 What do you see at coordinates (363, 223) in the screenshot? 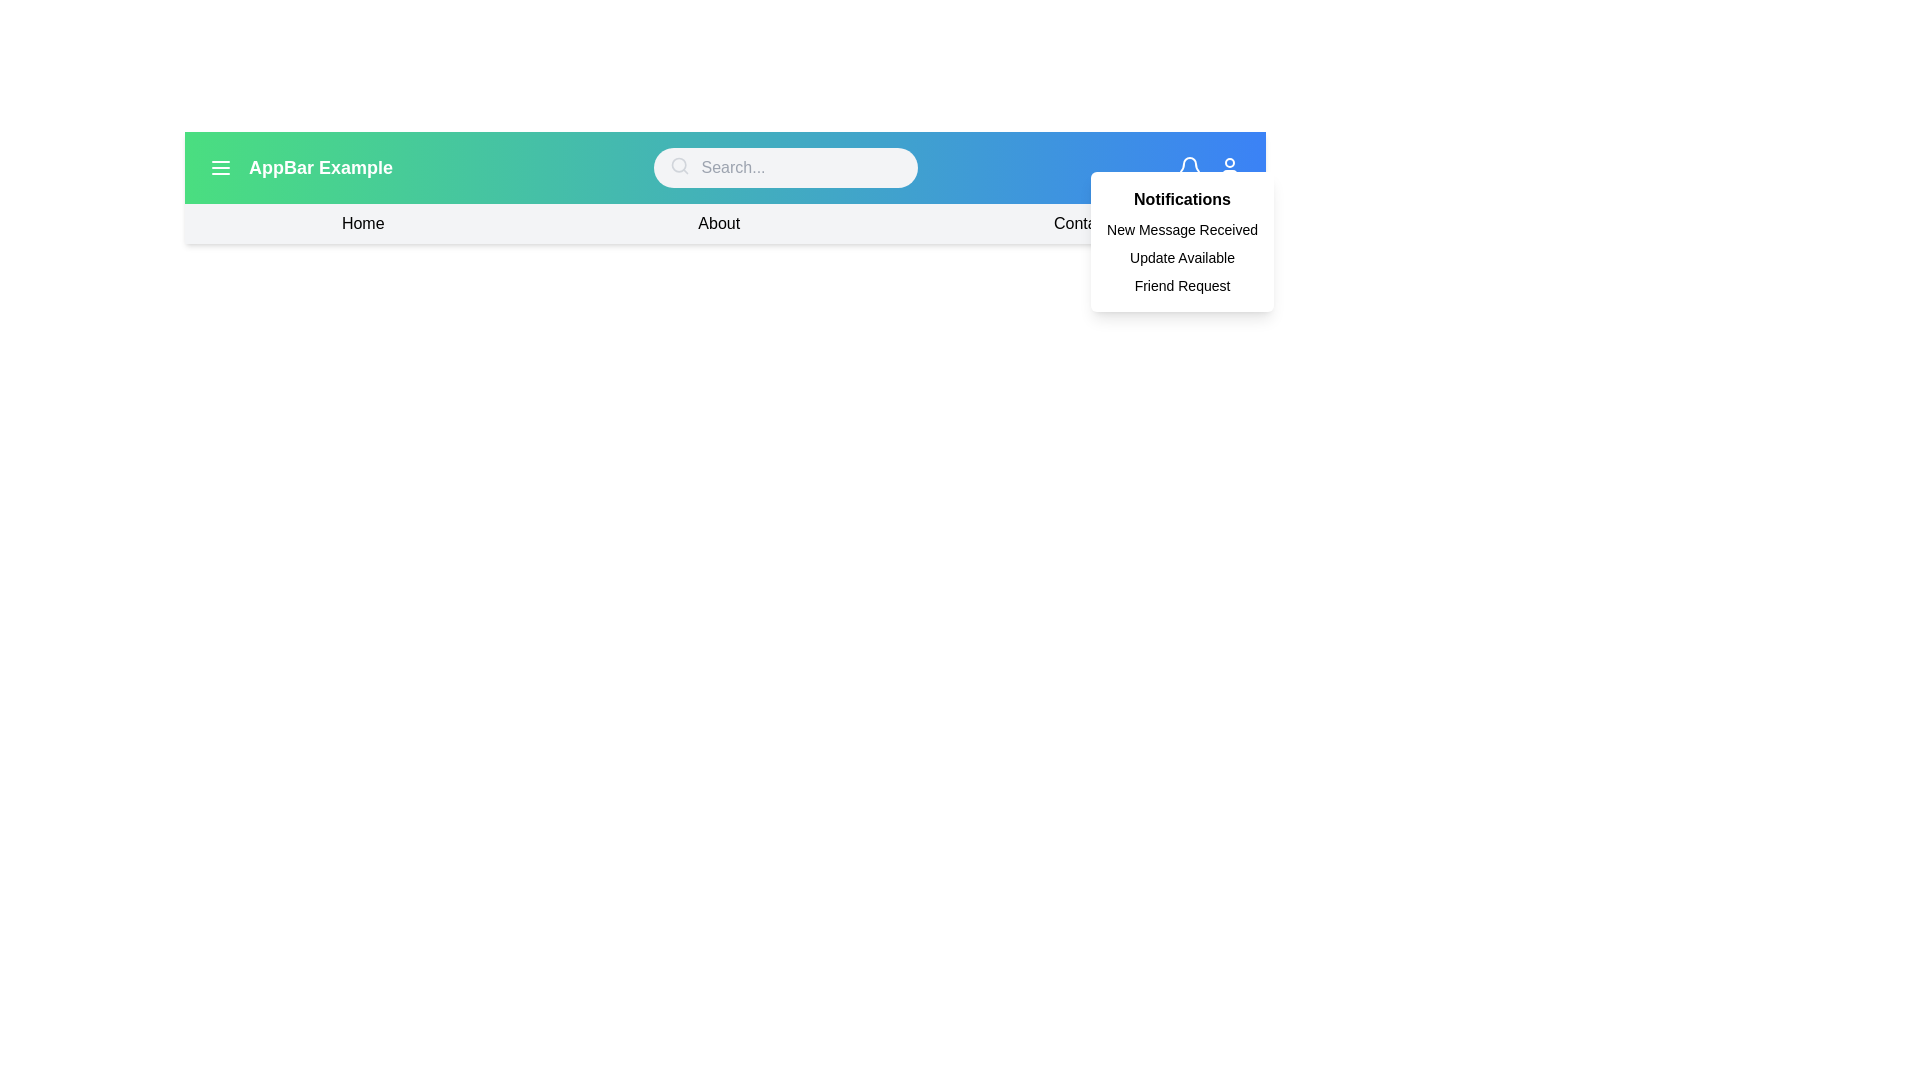
I see `the navigation link Home to navigate to the corresponding section` at bounding box center [363, 223].